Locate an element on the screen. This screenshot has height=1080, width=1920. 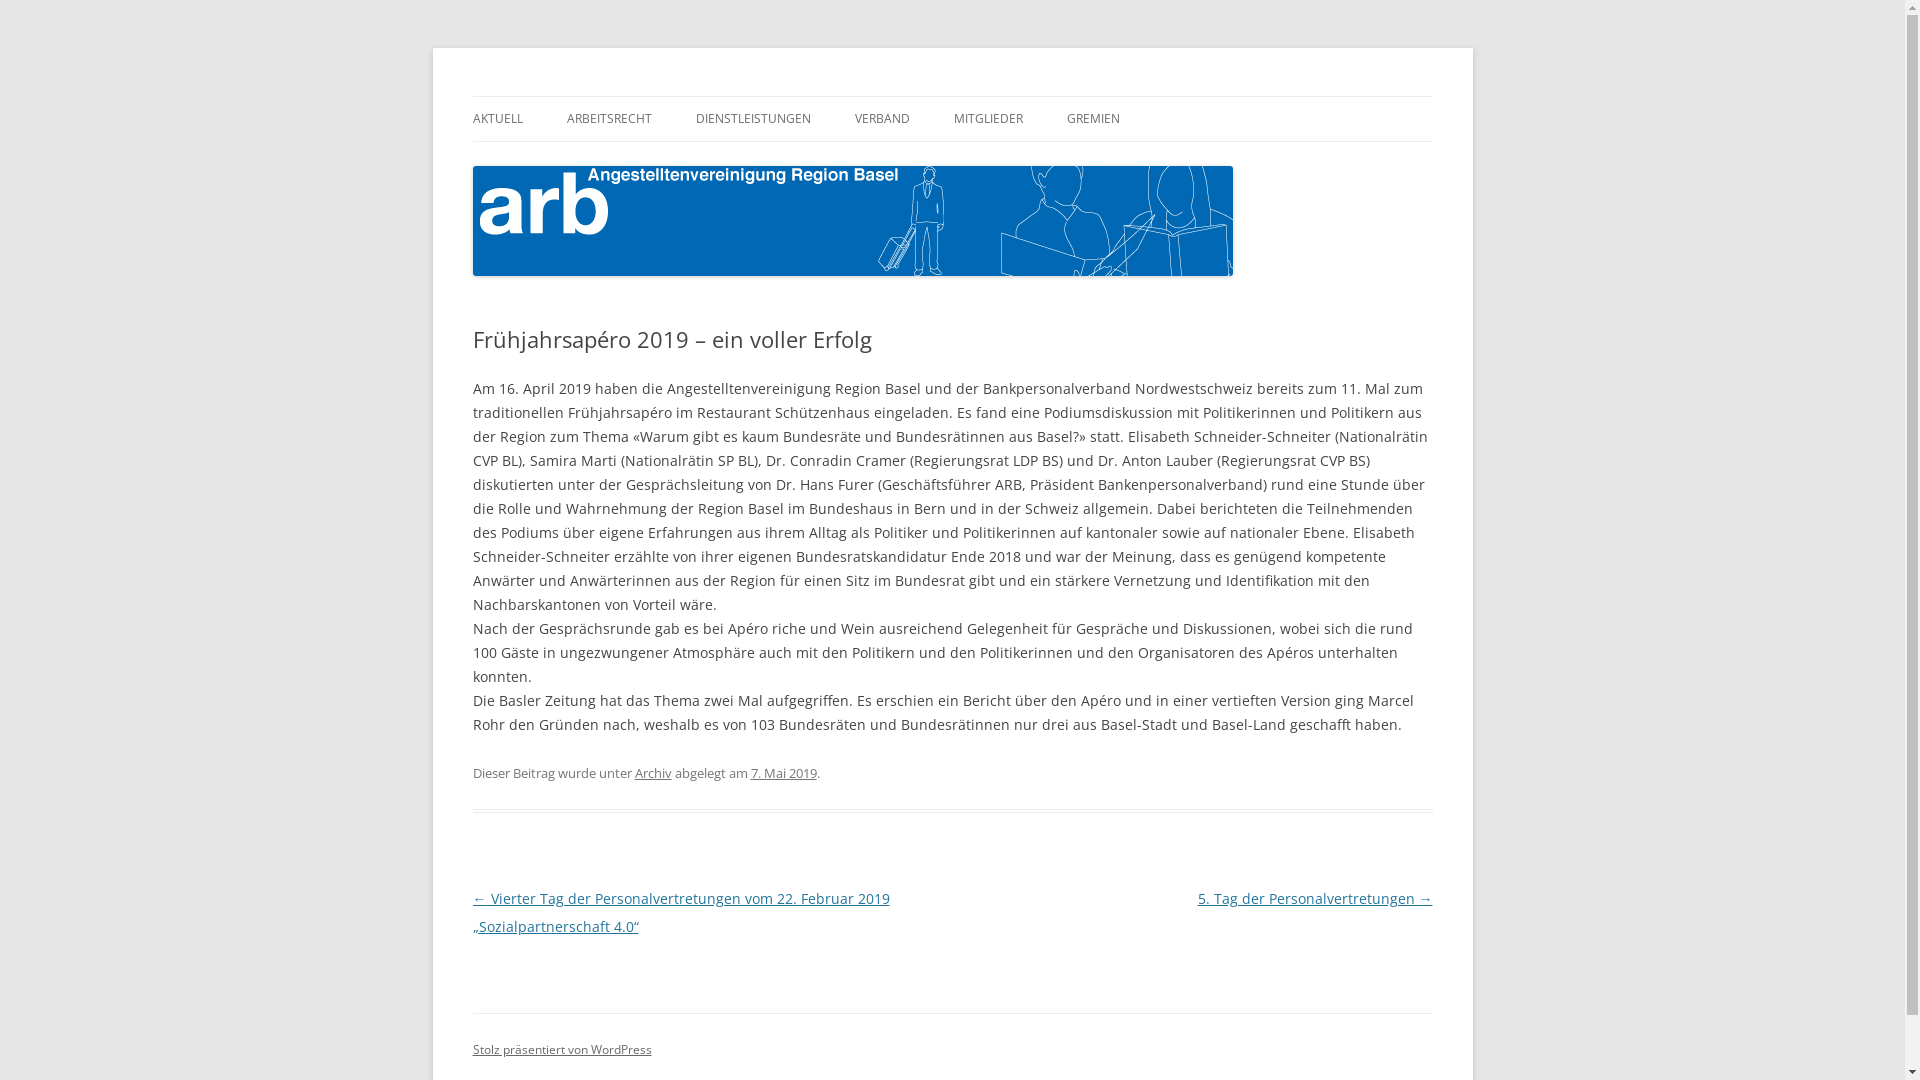
'MITGLIEDER' is located at coordinates (988, 119).